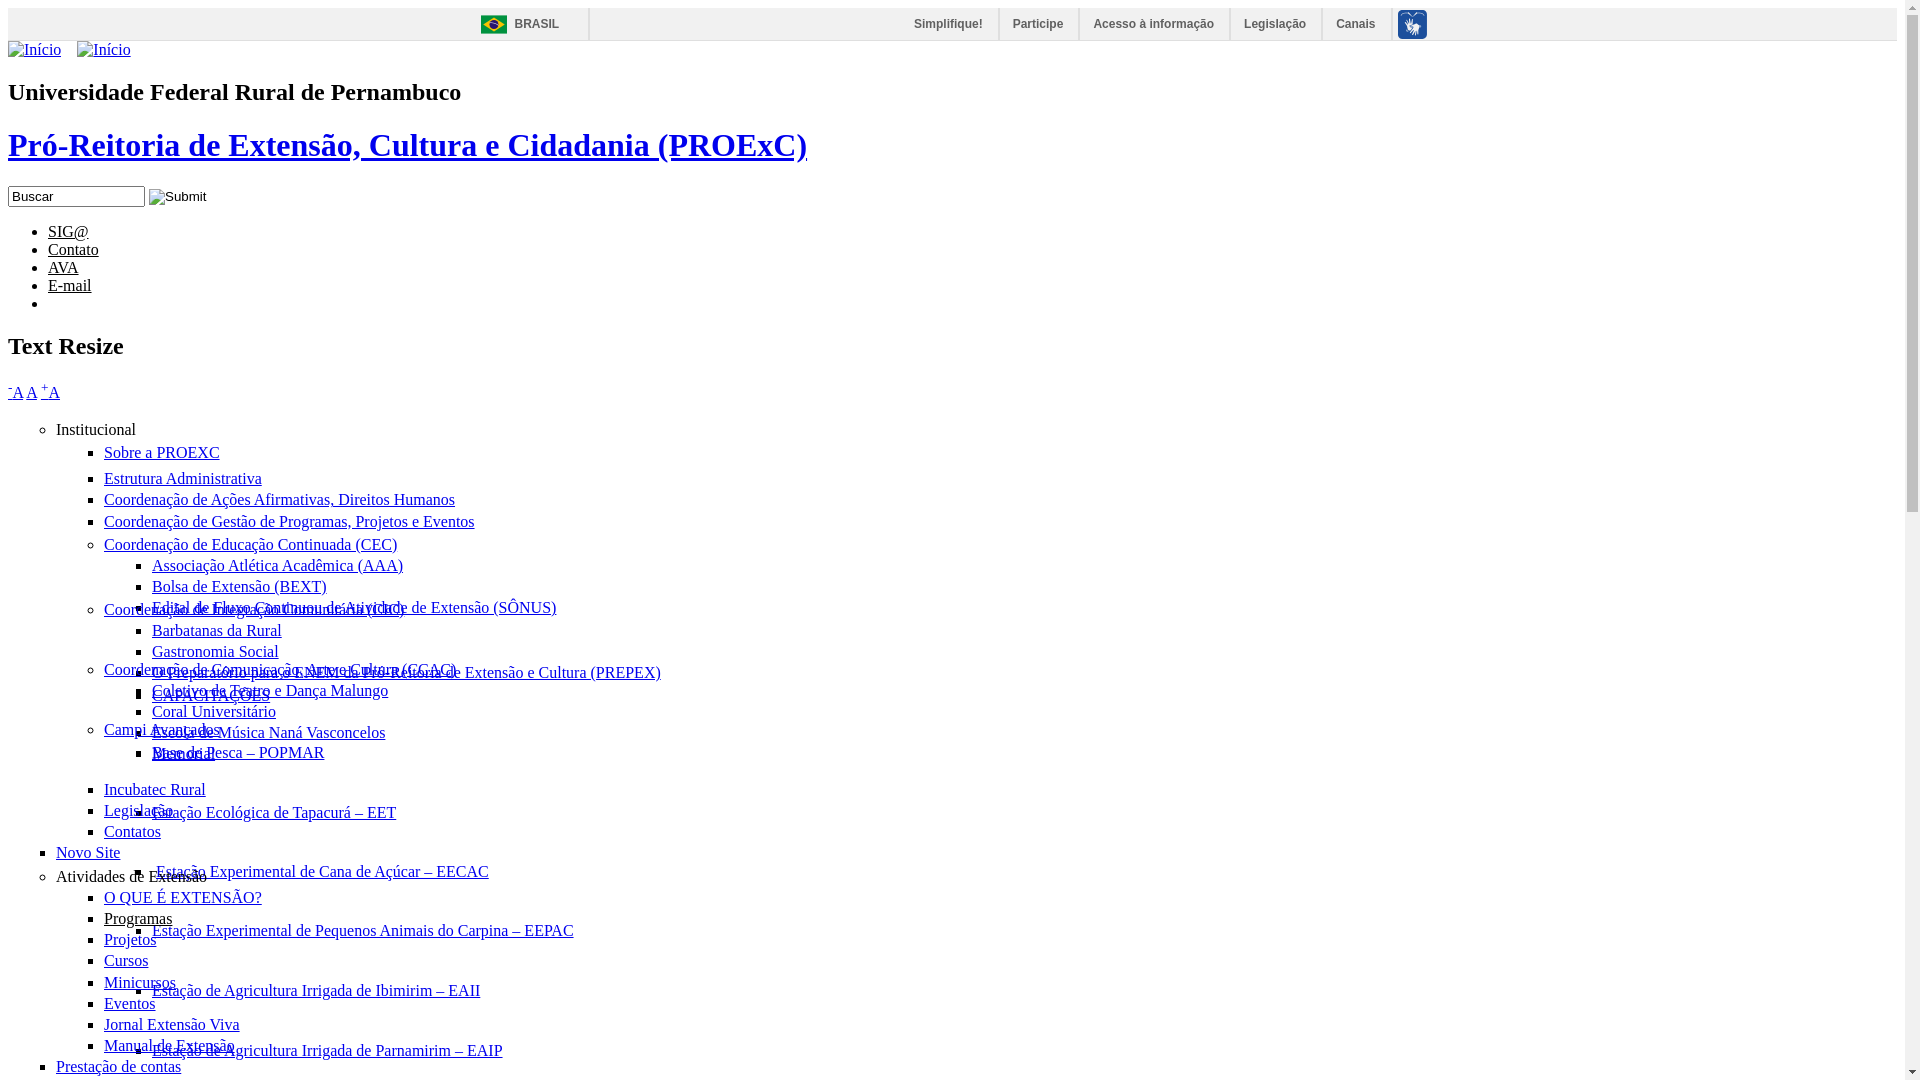 This screenshot has width=1920, height=1080. Describe the element at coordinates (50, 392) in the screenshot. I see `'+A'` at that location.